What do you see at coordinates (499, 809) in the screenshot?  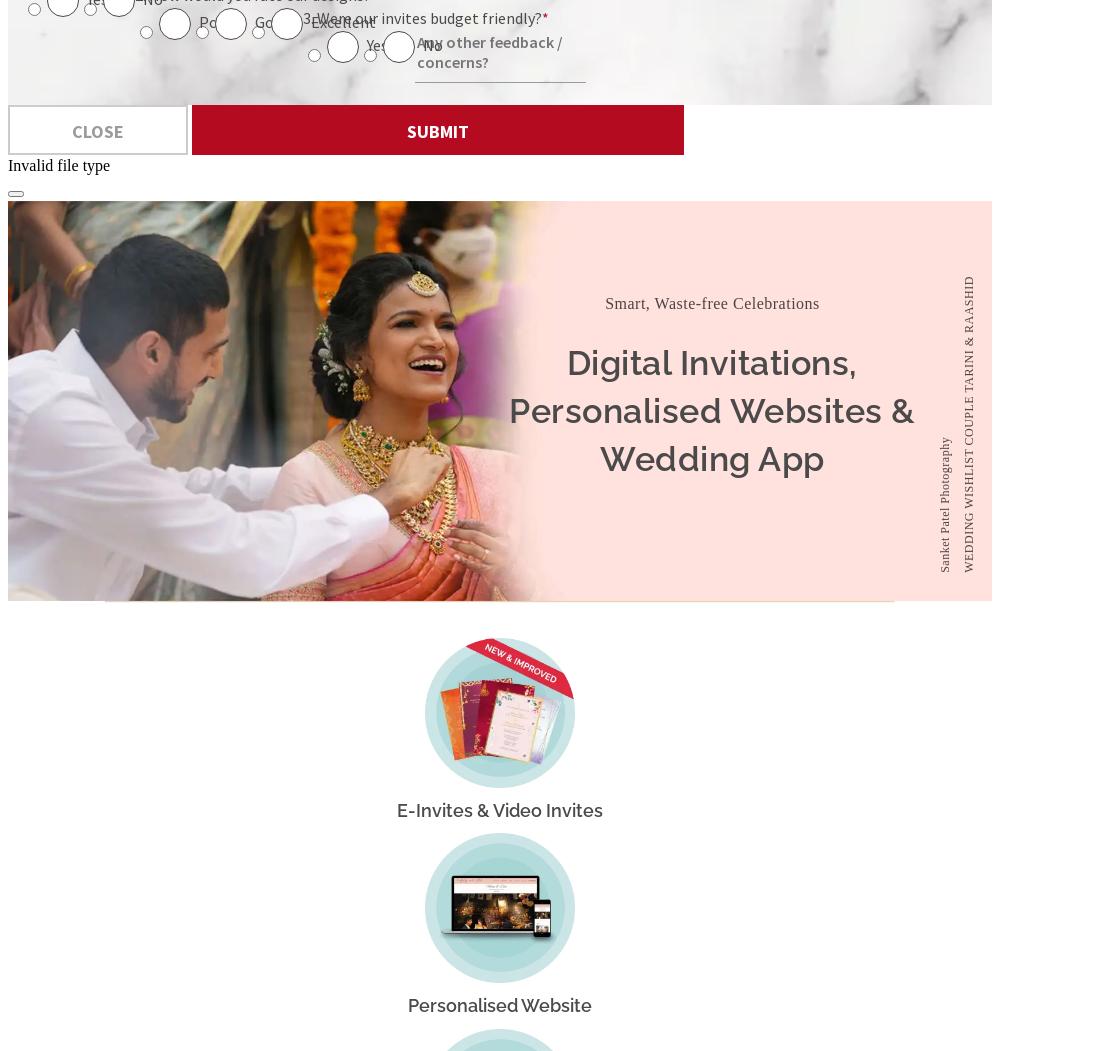 I see `'E-Invites & Video Invites'` at bounding box center [499, 809].